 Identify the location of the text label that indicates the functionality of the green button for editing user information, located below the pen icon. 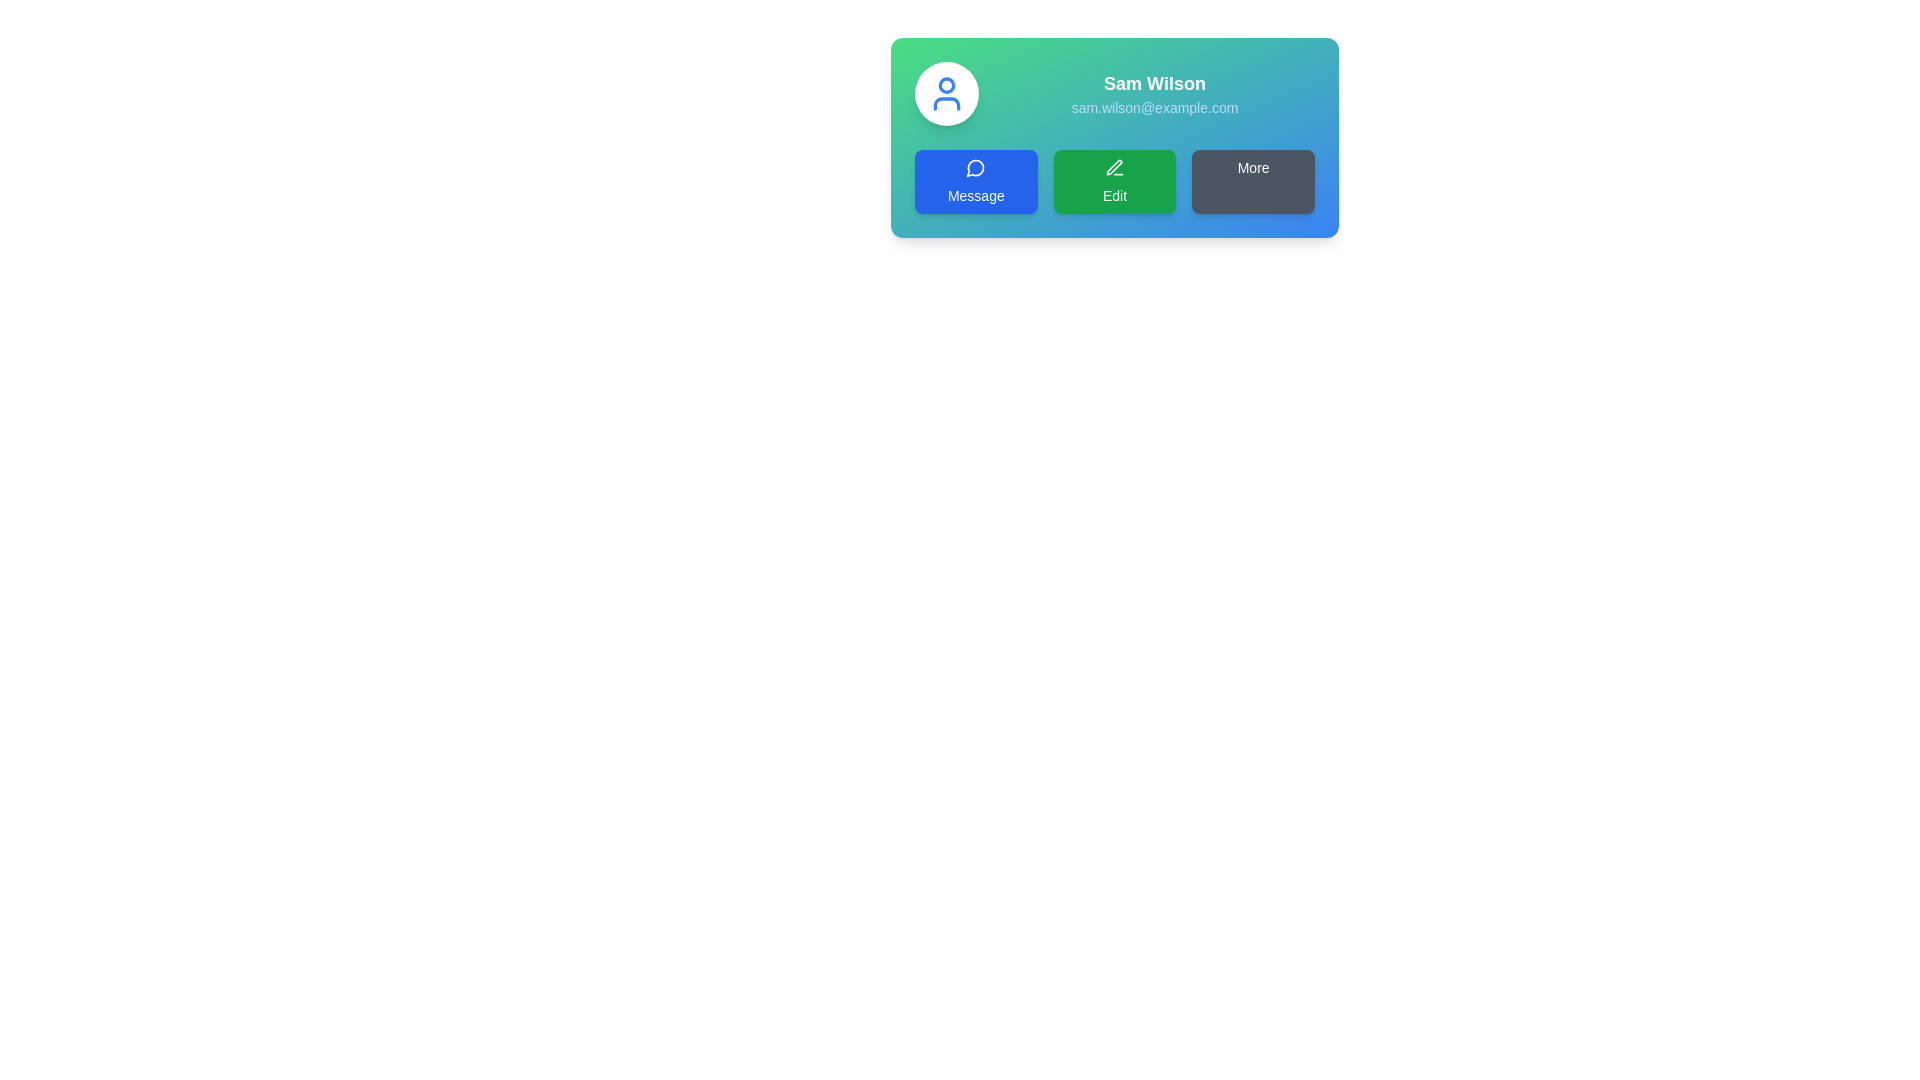
(1113, 196).